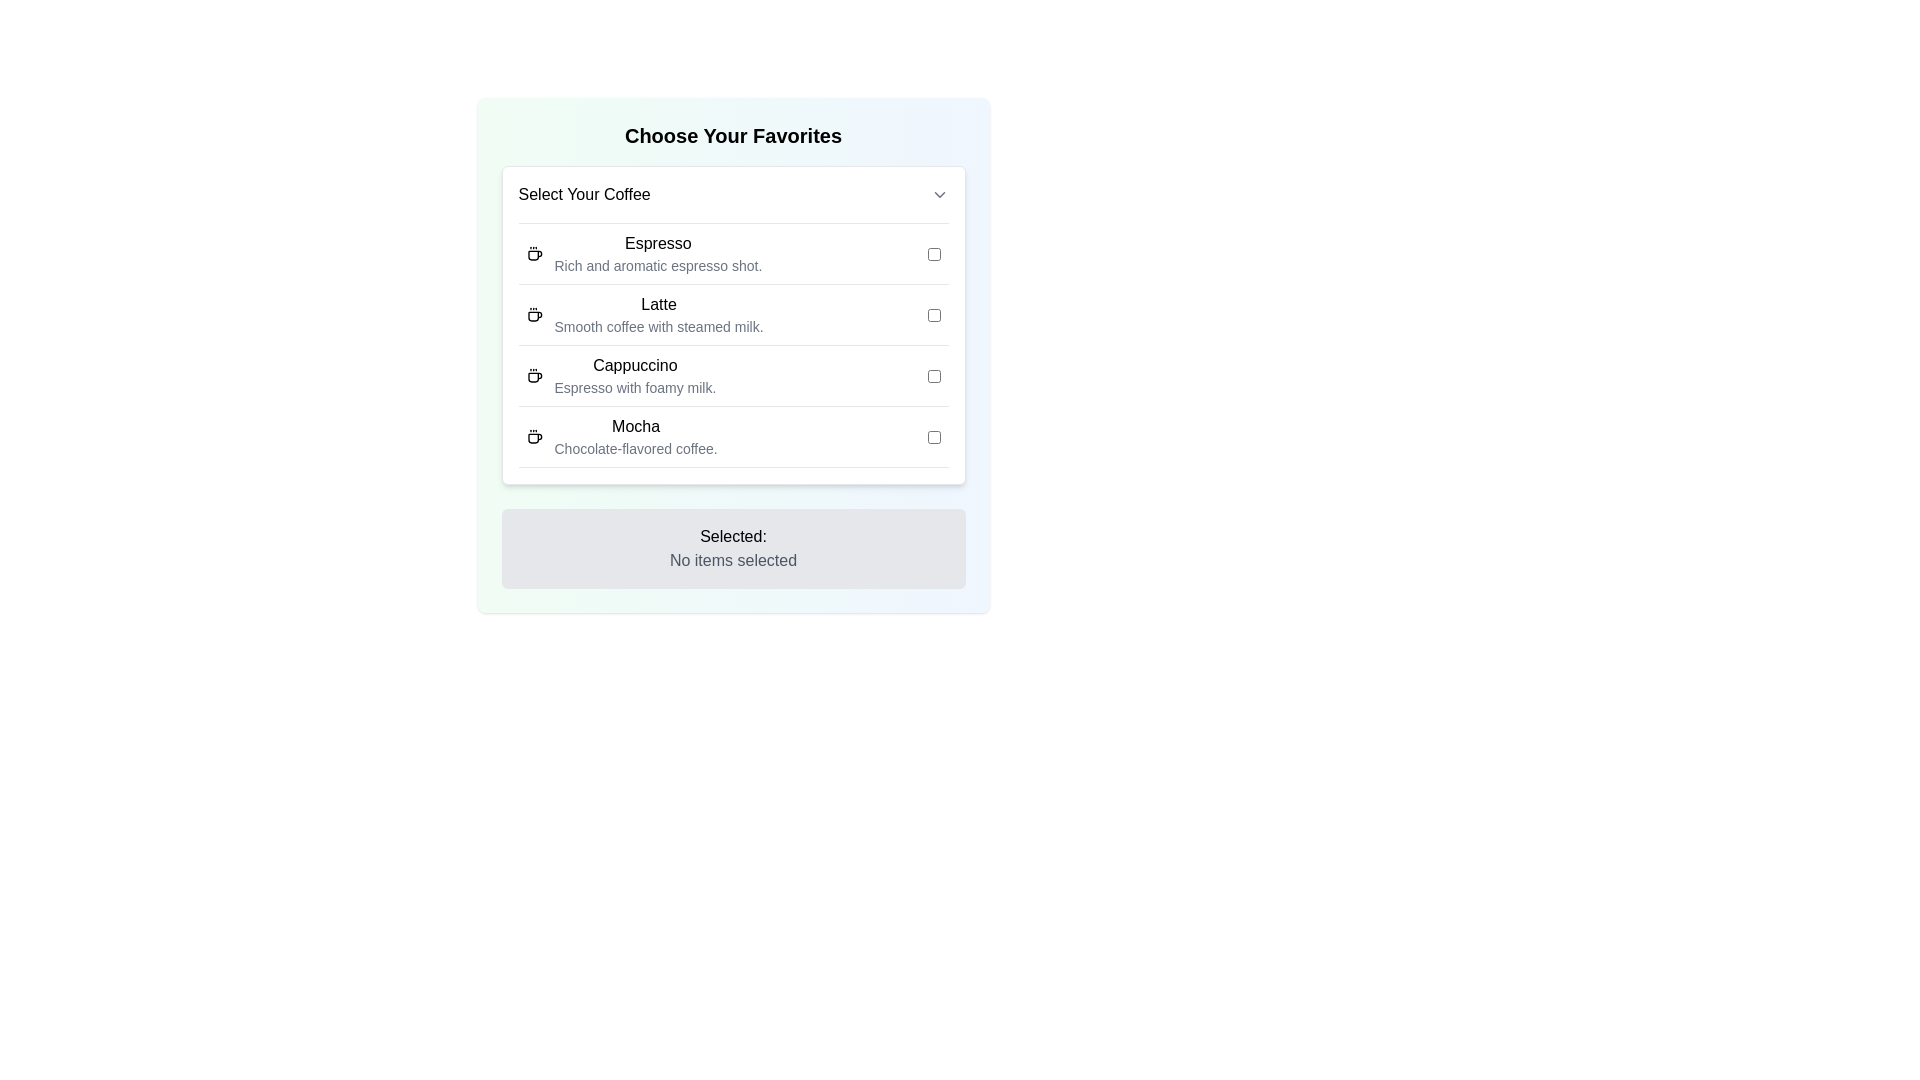 Image resolution: width=1920 pixels, height=1080 pixels. I want to click on the 'Latte' icon in the coffee selection menu, which is located to the left of the 'Latte' text, so click(534, 315).